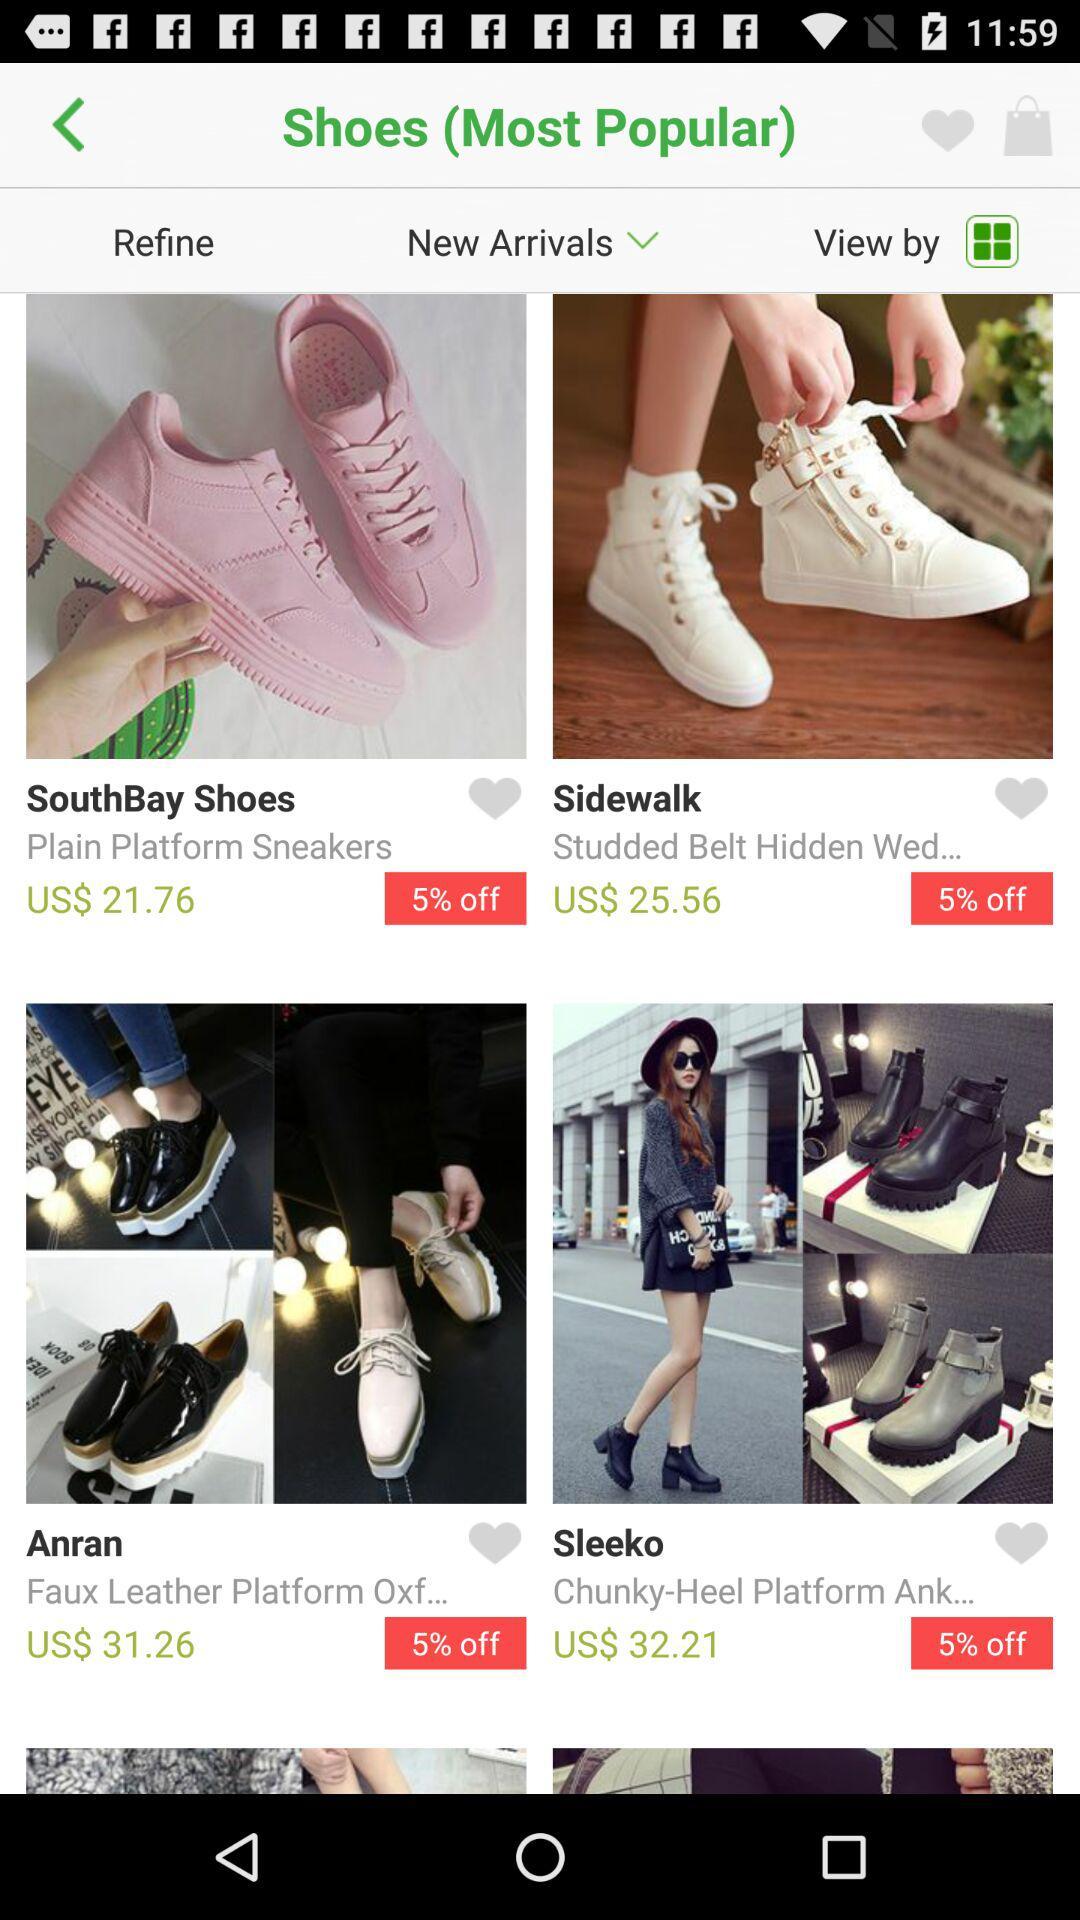 Image resolution: width=1080 pixels, height=1920 pixels. Describe the element at coordinates (490, 1565) in the screenshot. I see `the heart symbol to the right of anran text` at that location.